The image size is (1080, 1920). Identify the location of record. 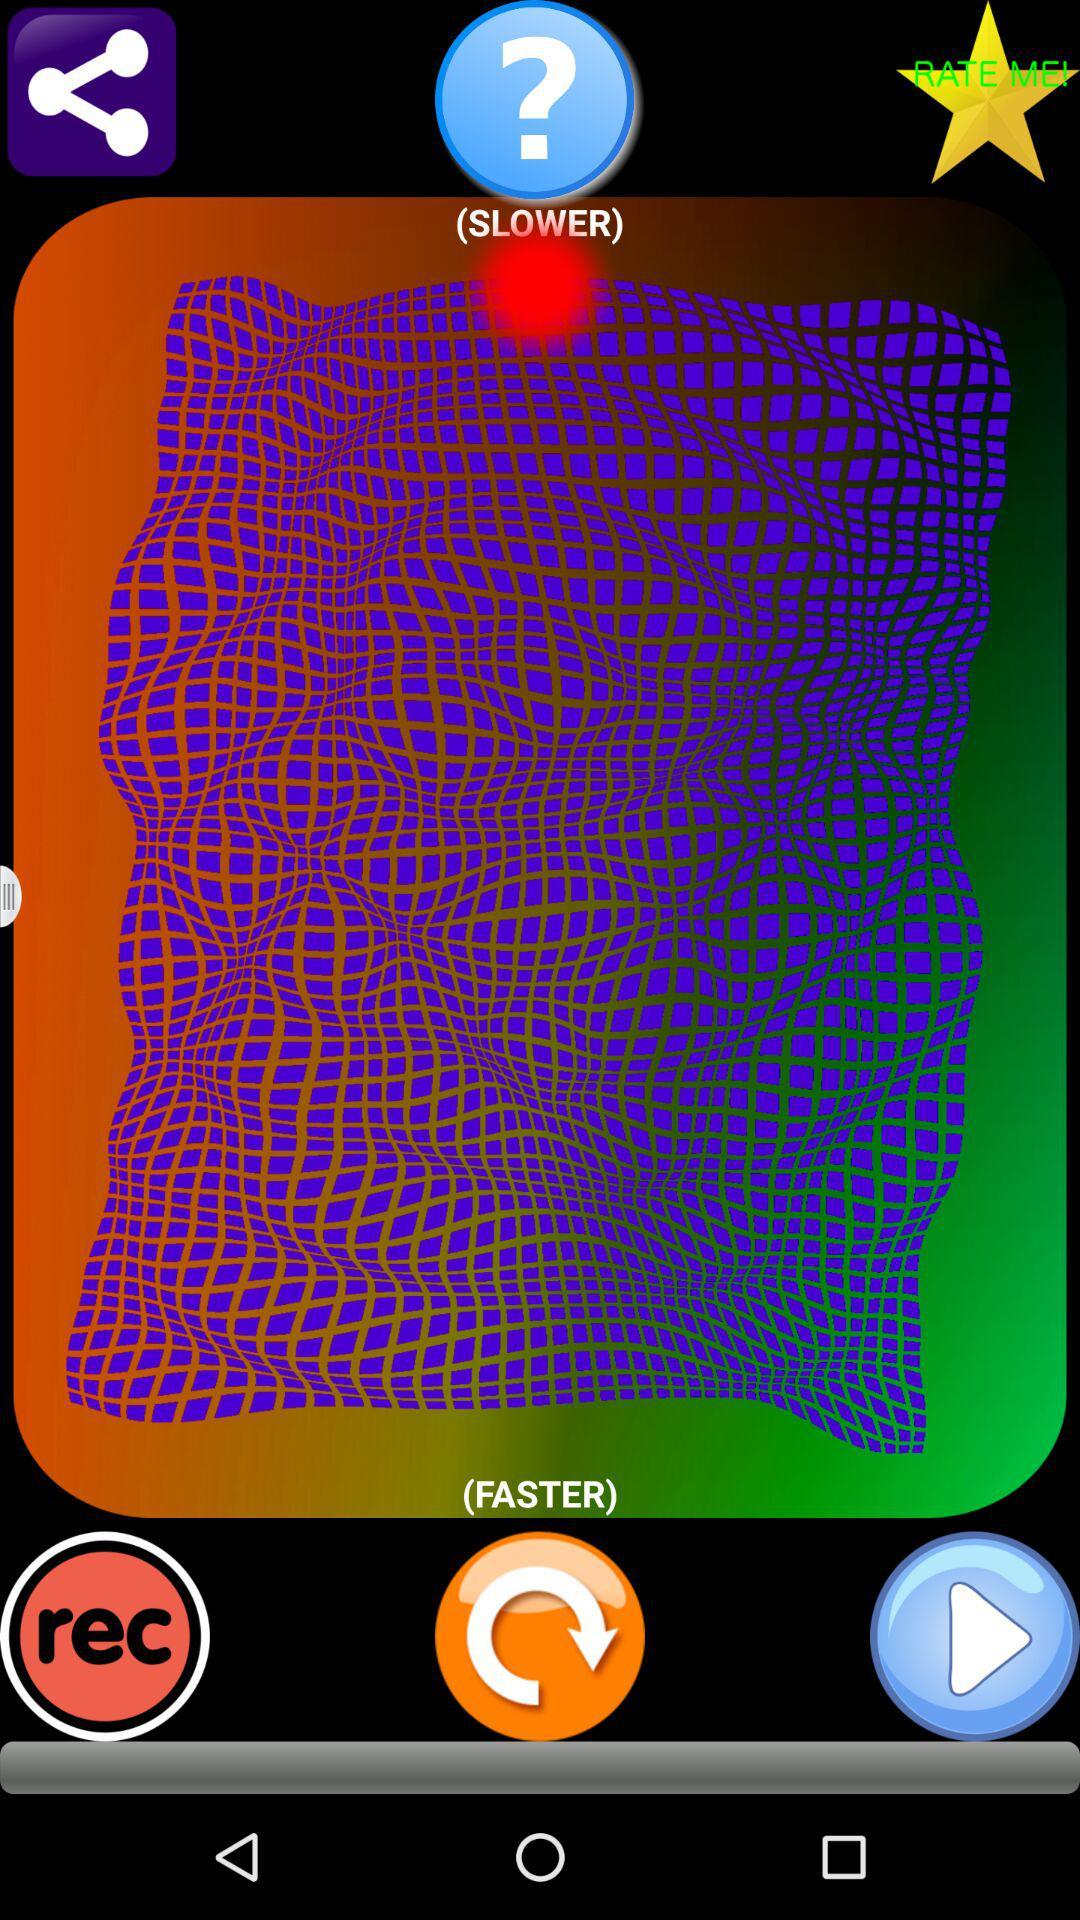
(104, 1636).